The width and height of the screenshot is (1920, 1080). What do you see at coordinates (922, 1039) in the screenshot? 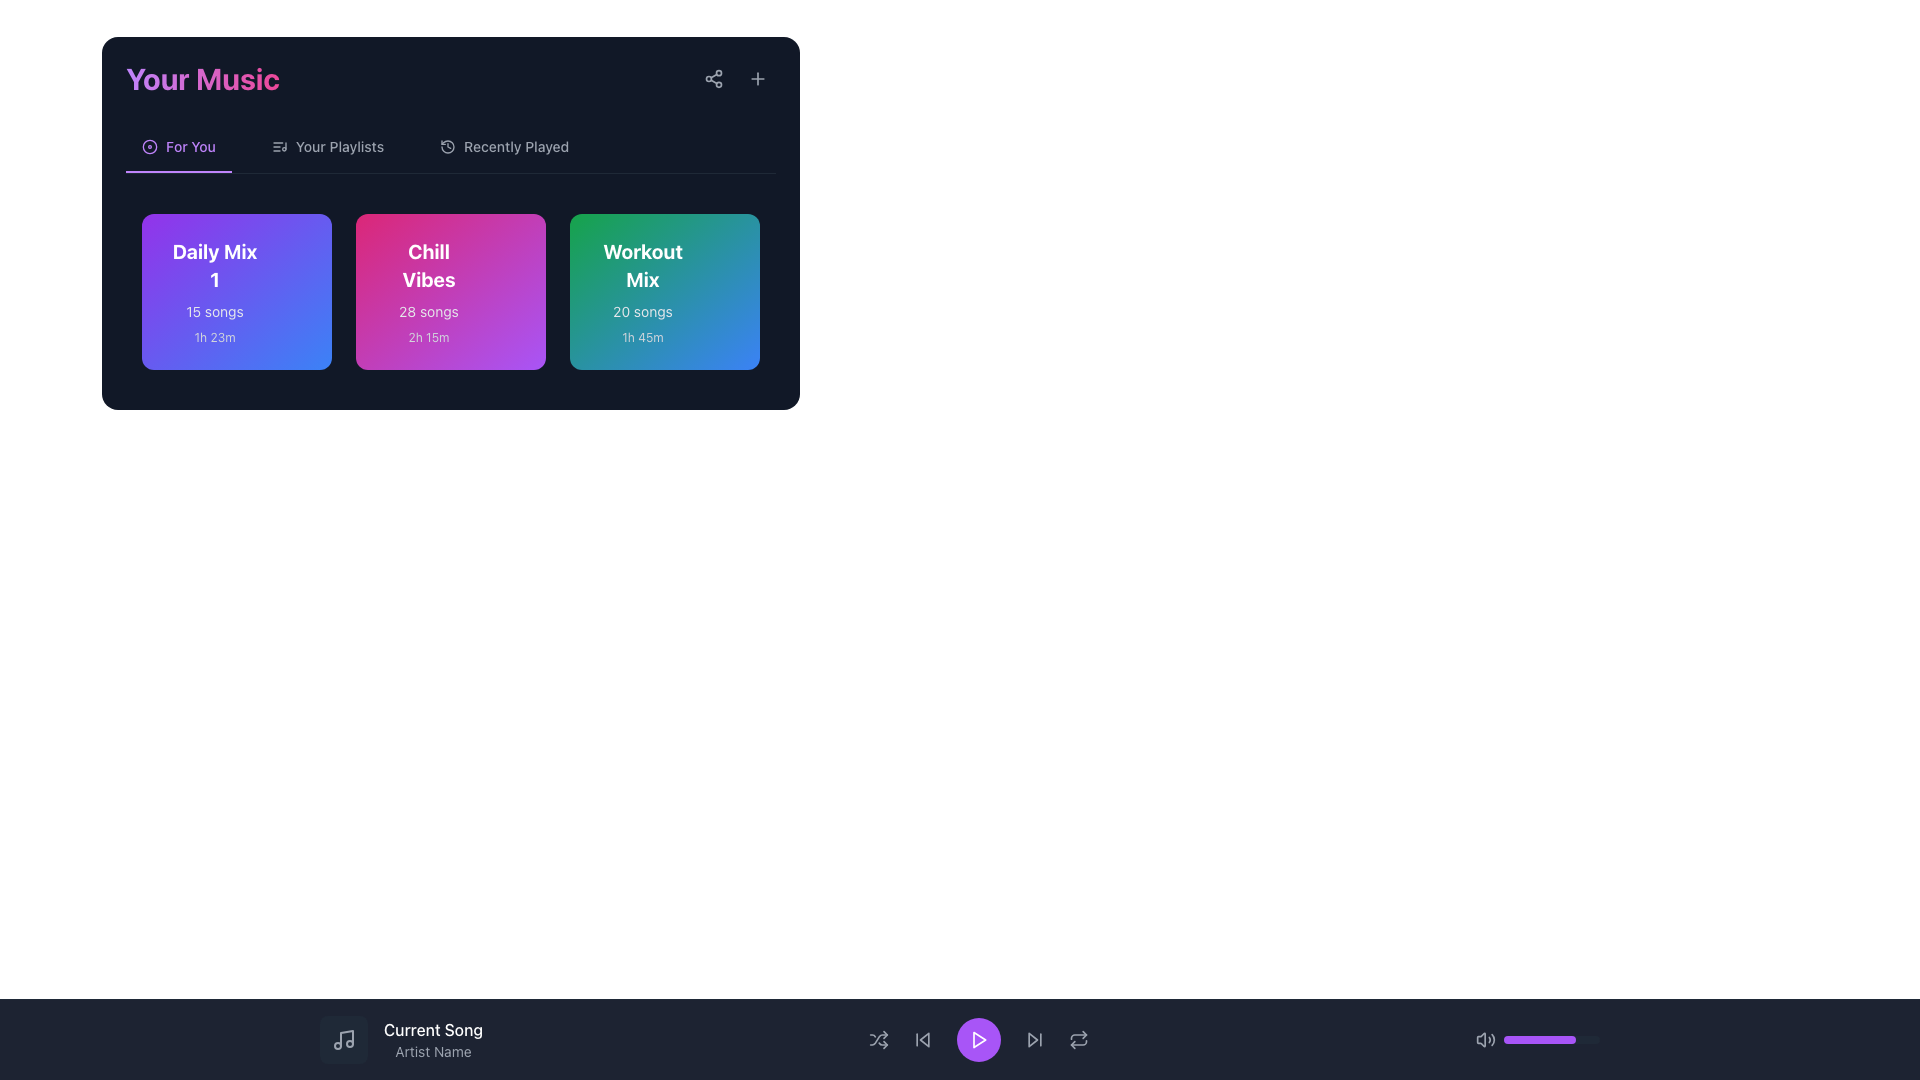
I see `the skip-backward control button, which has a triangular arrow pointing left and is located in the bottom playback controls bar, between the shuffle button and the play button` at bounding box center [922, 1039].